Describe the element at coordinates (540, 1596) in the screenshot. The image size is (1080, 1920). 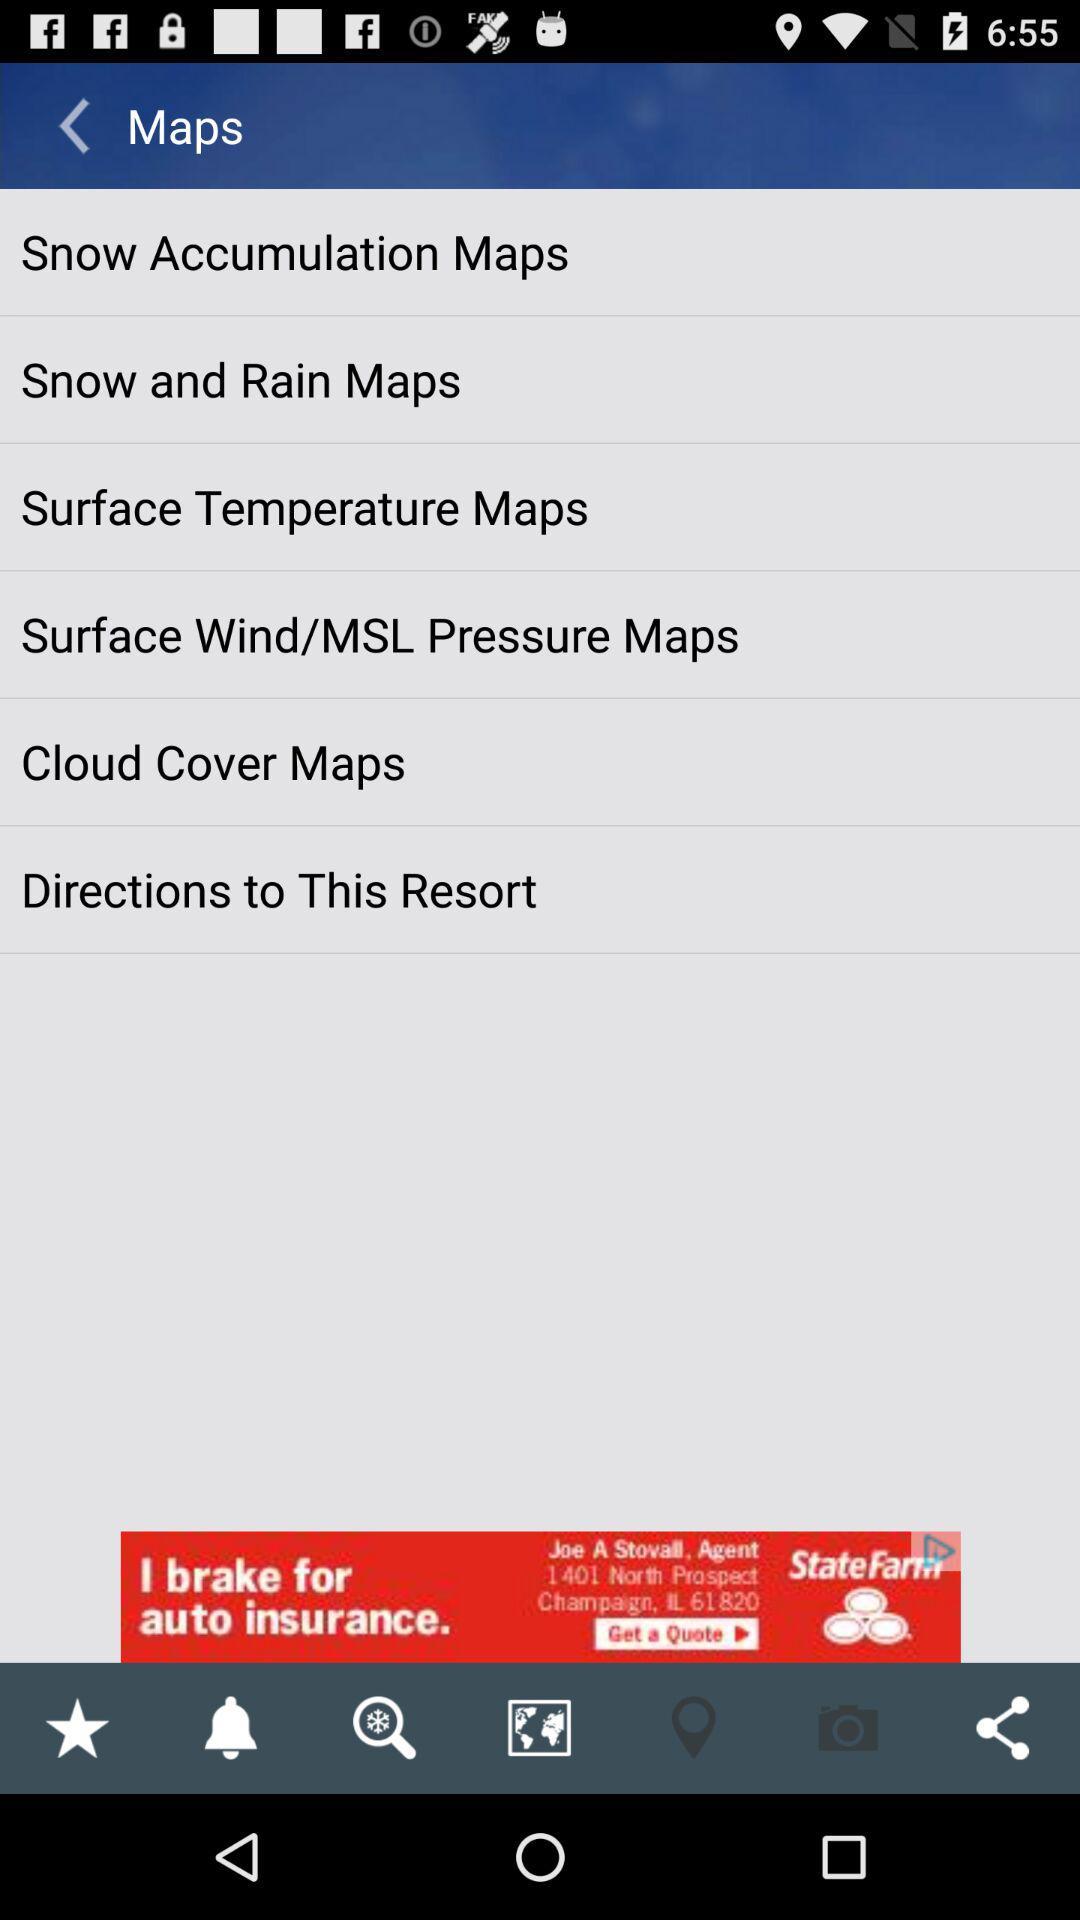
I see `advertisement` at that location.